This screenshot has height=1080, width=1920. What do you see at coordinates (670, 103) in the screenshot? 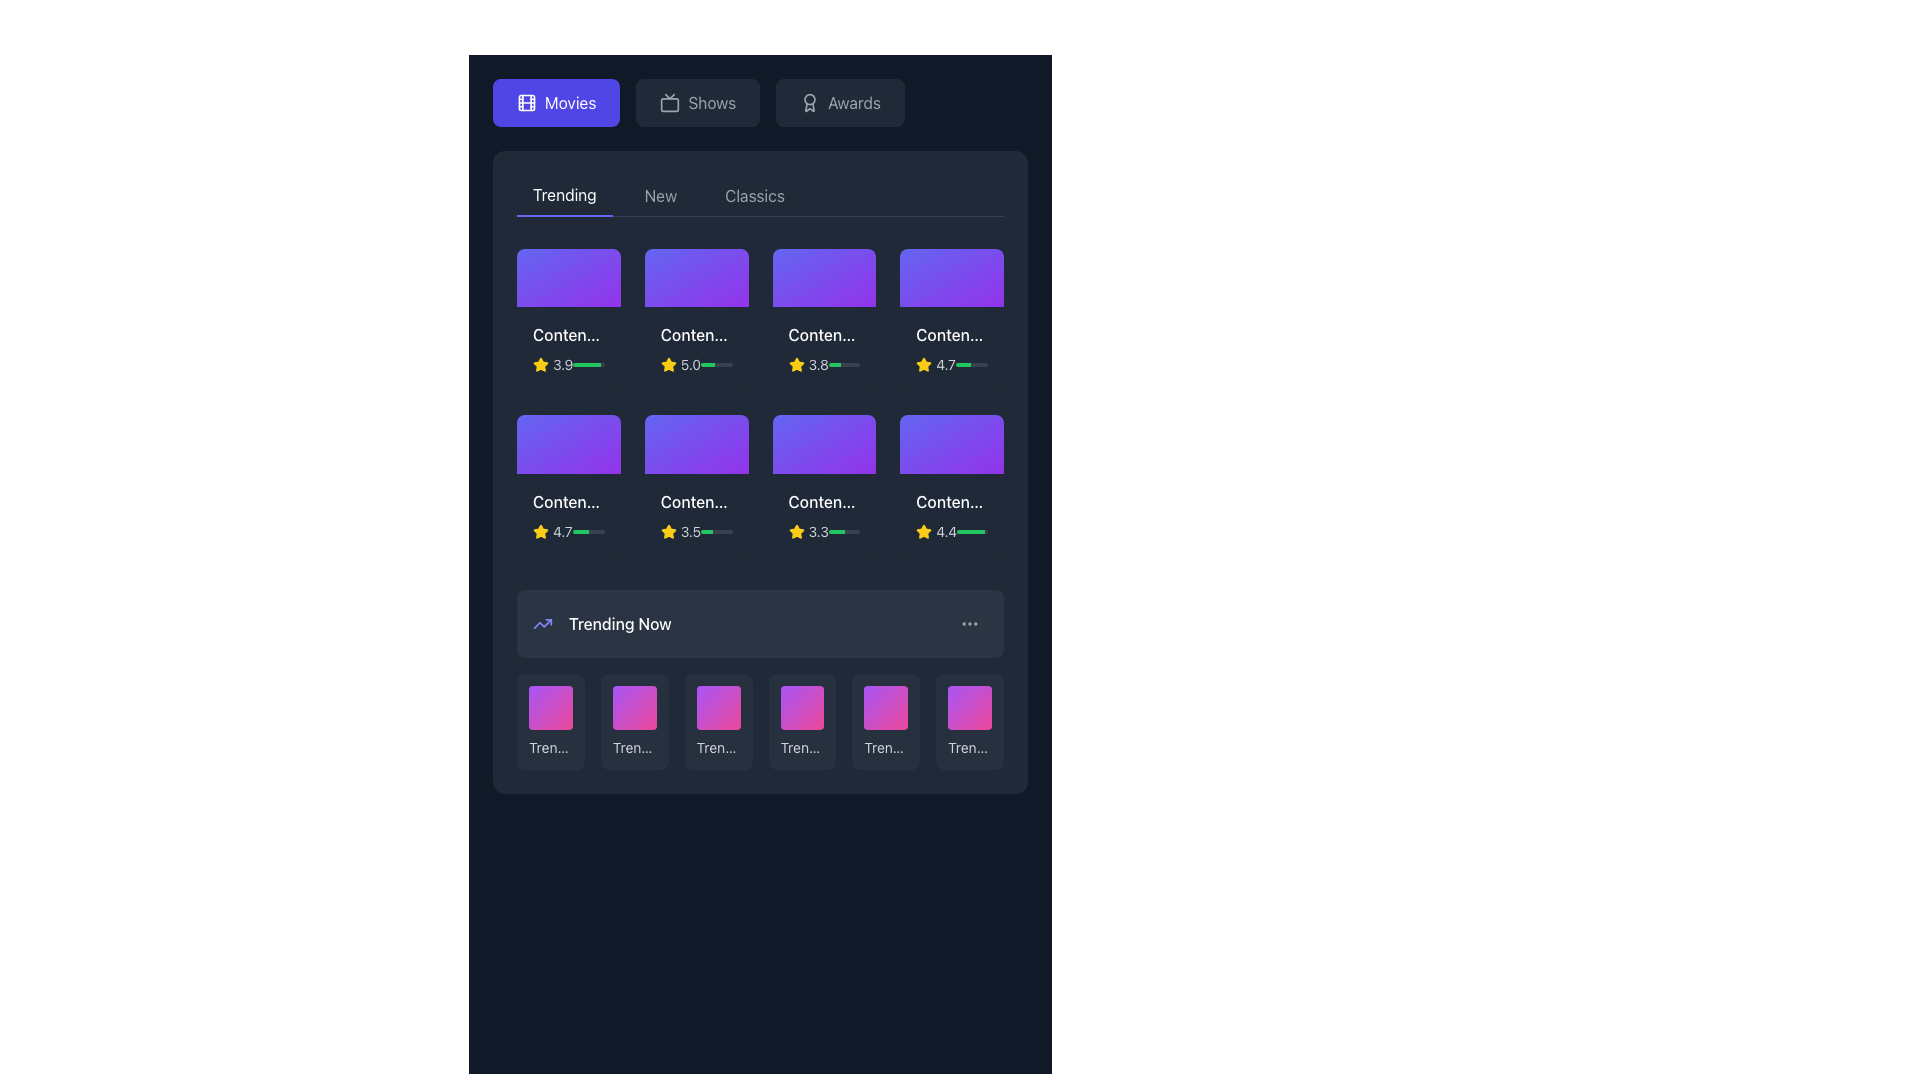
I see `the TV-shaped icon in the top navigation bar labeled 'Shows'` at bounding box center [670, 103].